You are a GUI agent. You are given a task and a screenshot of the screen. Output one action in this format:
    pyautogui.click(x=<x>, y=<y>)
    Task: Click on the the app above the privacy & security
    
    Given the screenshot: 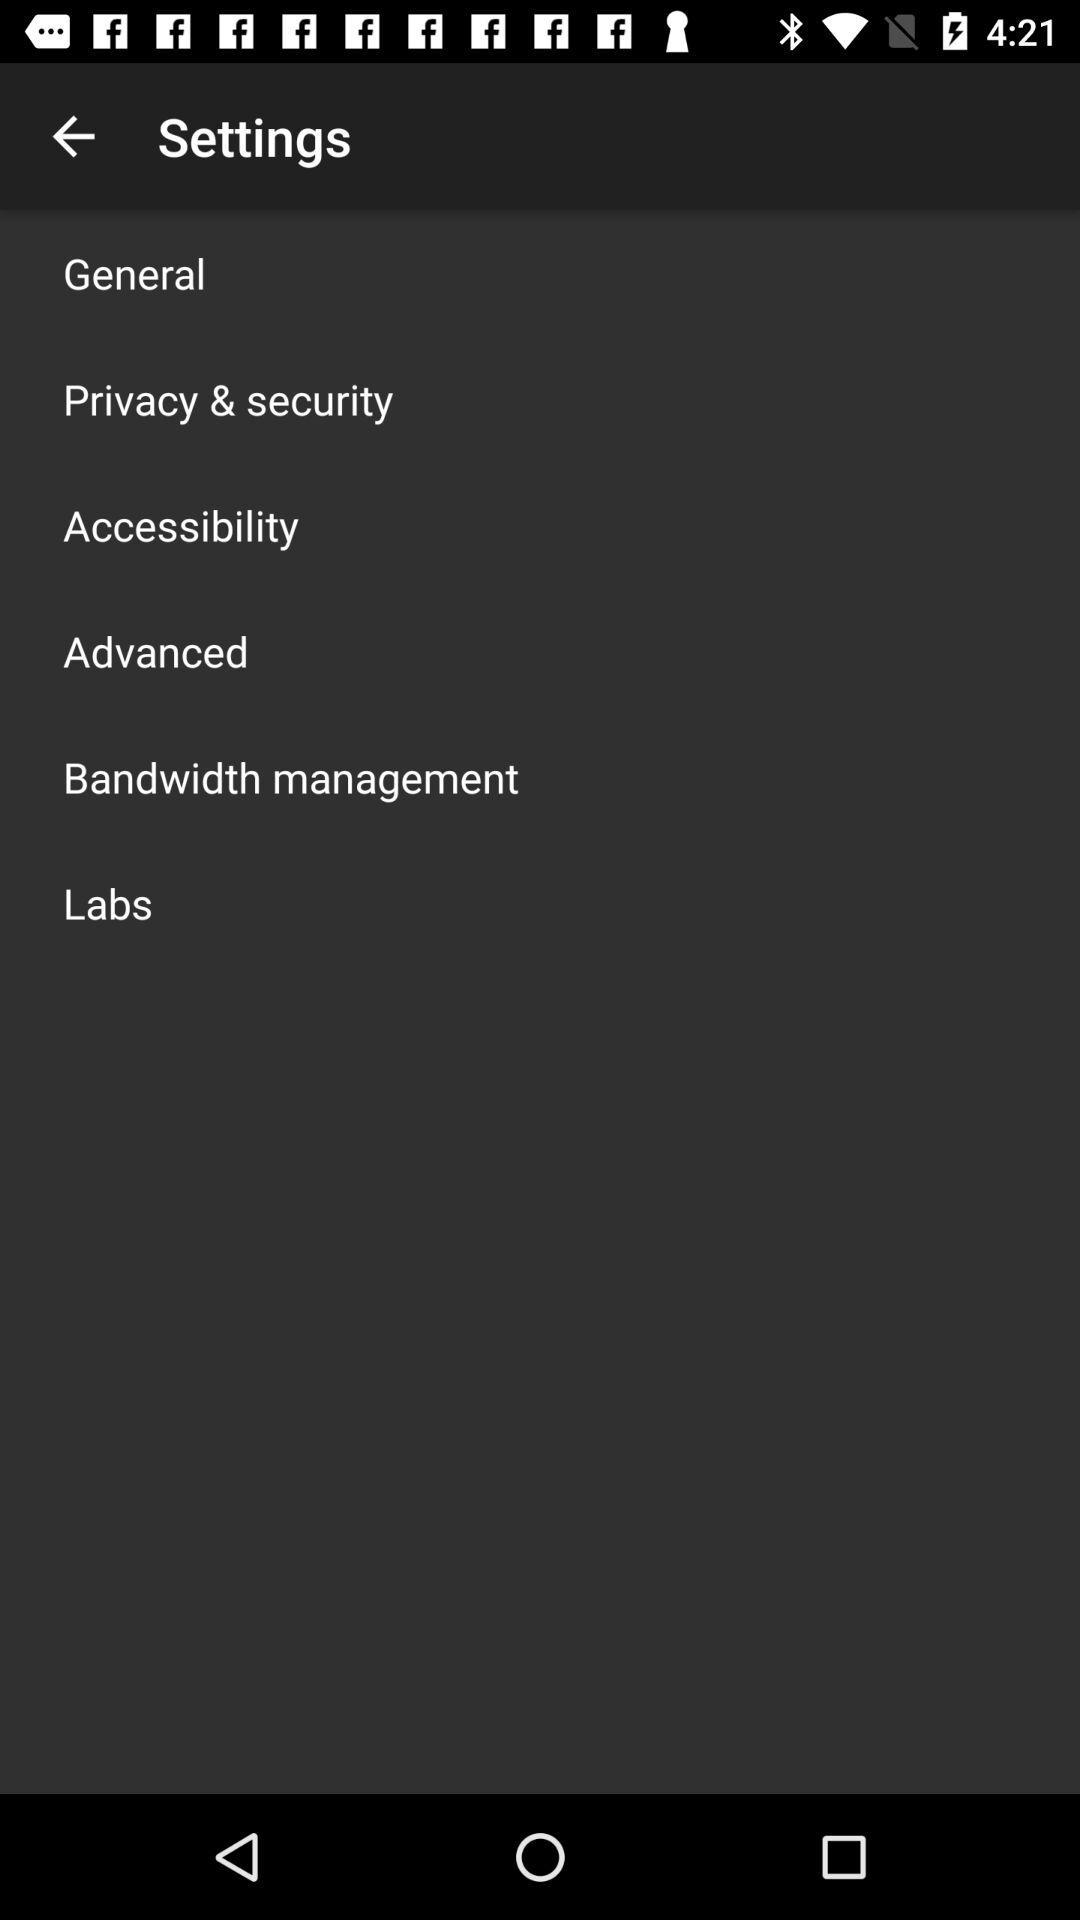 What is the action you would take?
    pyautogui.click(x=134, y=272)
    